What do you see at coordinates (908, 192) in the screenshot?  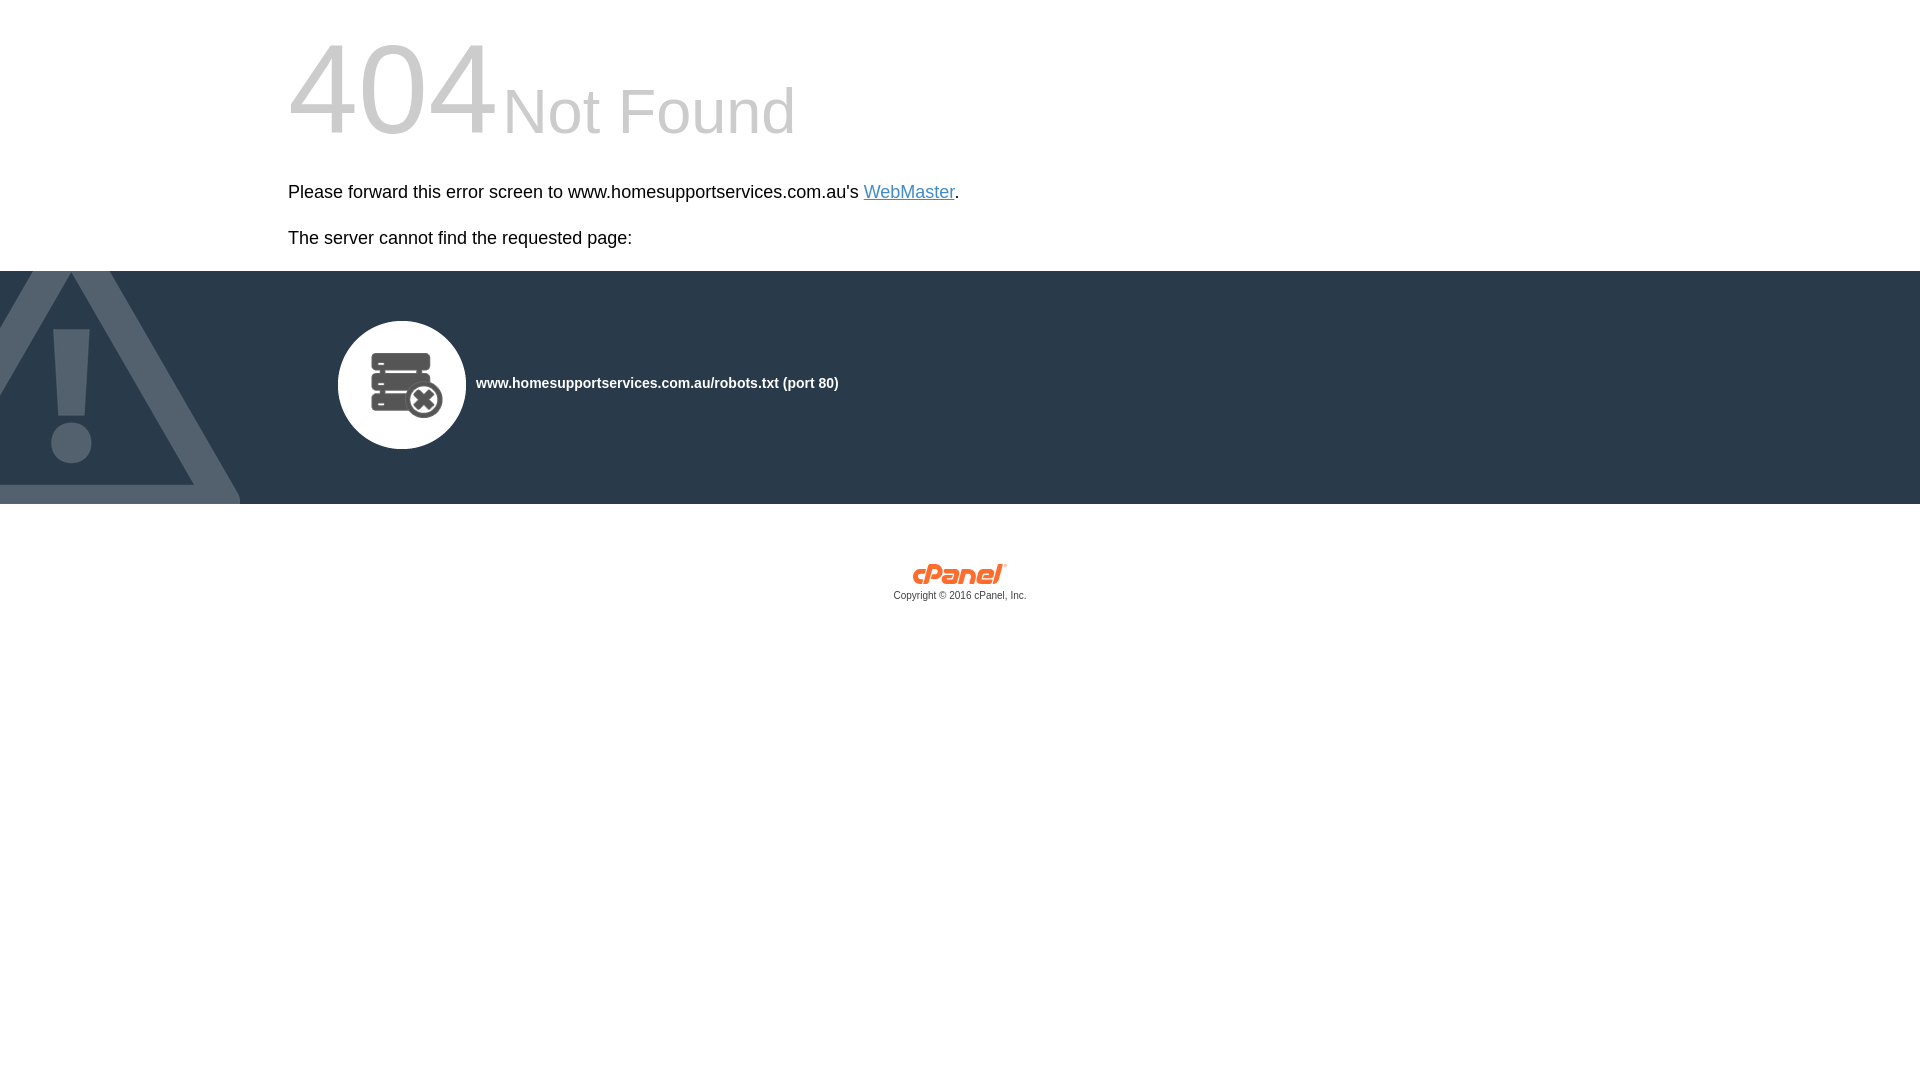 I see `'WebMaster'` at bounding box center [908, 192].